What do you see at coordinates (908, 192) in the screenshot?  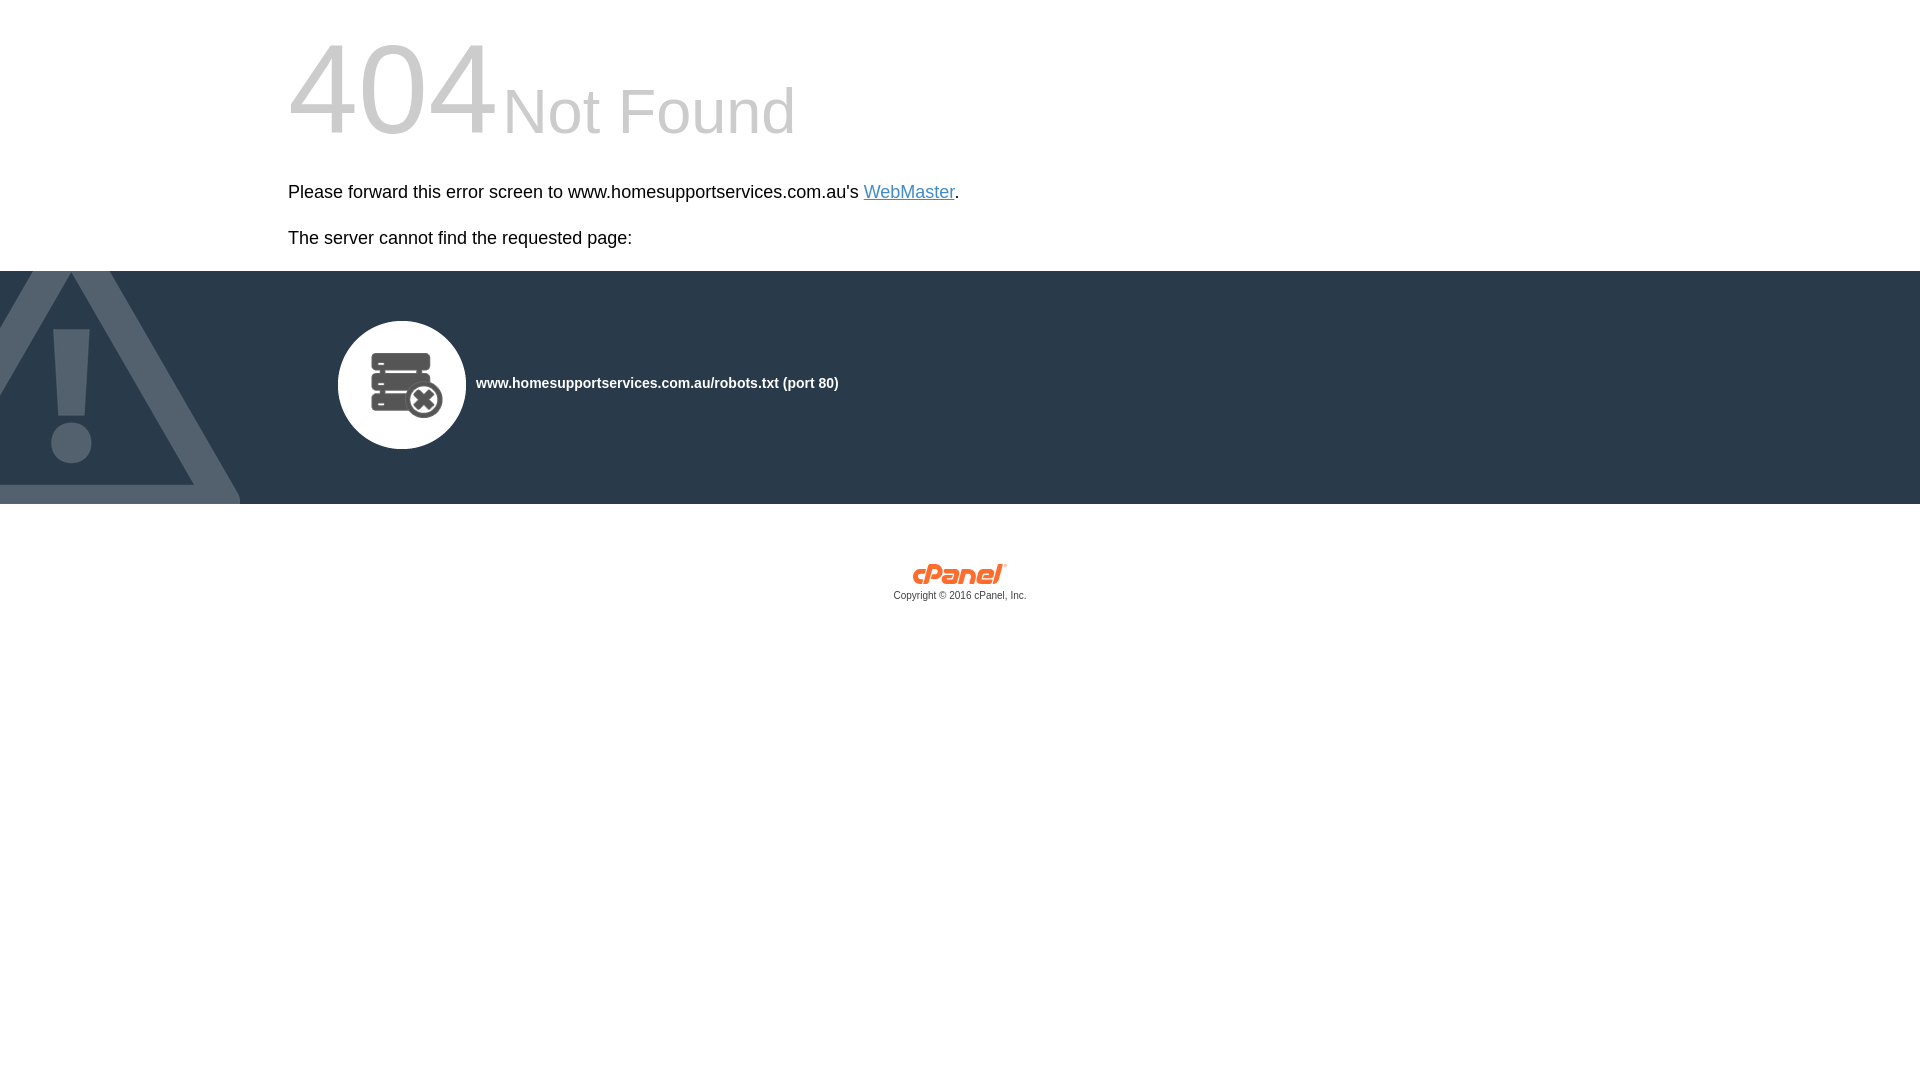 I see `'WebMaster'` at bounding box center [908, 192].